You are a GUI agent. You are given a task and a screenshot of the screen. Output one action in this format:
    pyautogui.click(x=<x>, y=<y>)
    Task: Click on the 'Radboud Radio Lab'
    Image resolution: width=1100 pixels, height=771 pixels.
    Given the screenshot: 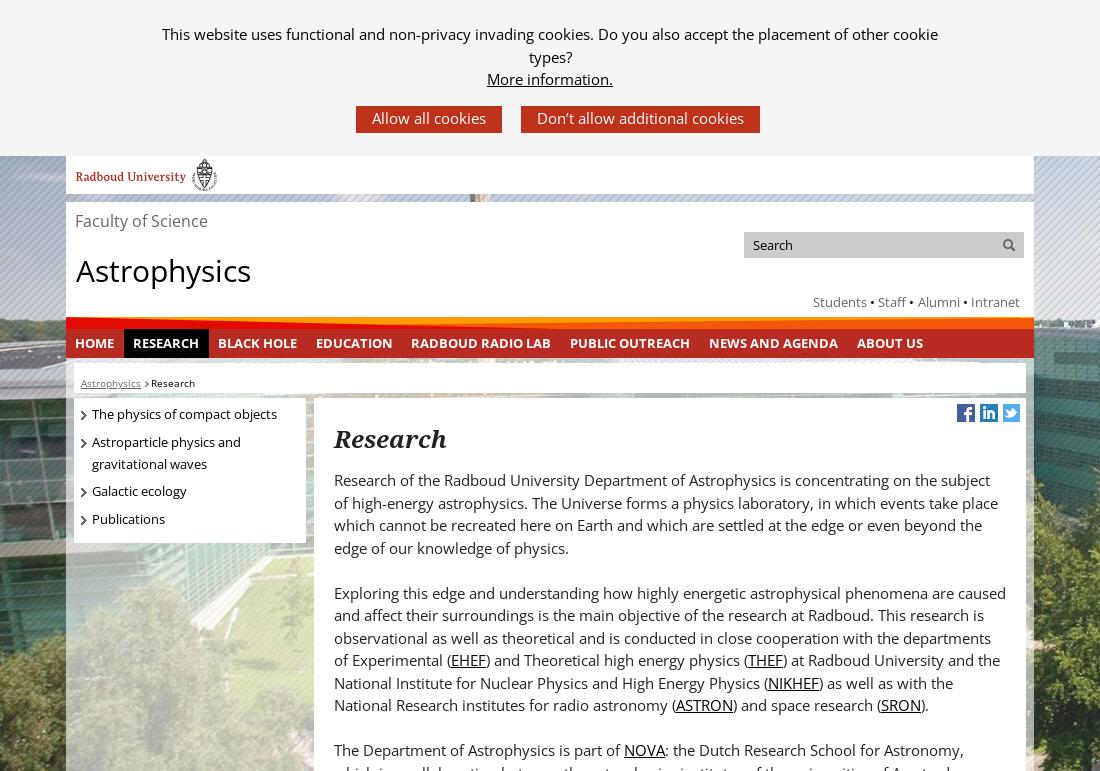 What is the action you would take?
    pyautogui.click(x=480, y=342)
    